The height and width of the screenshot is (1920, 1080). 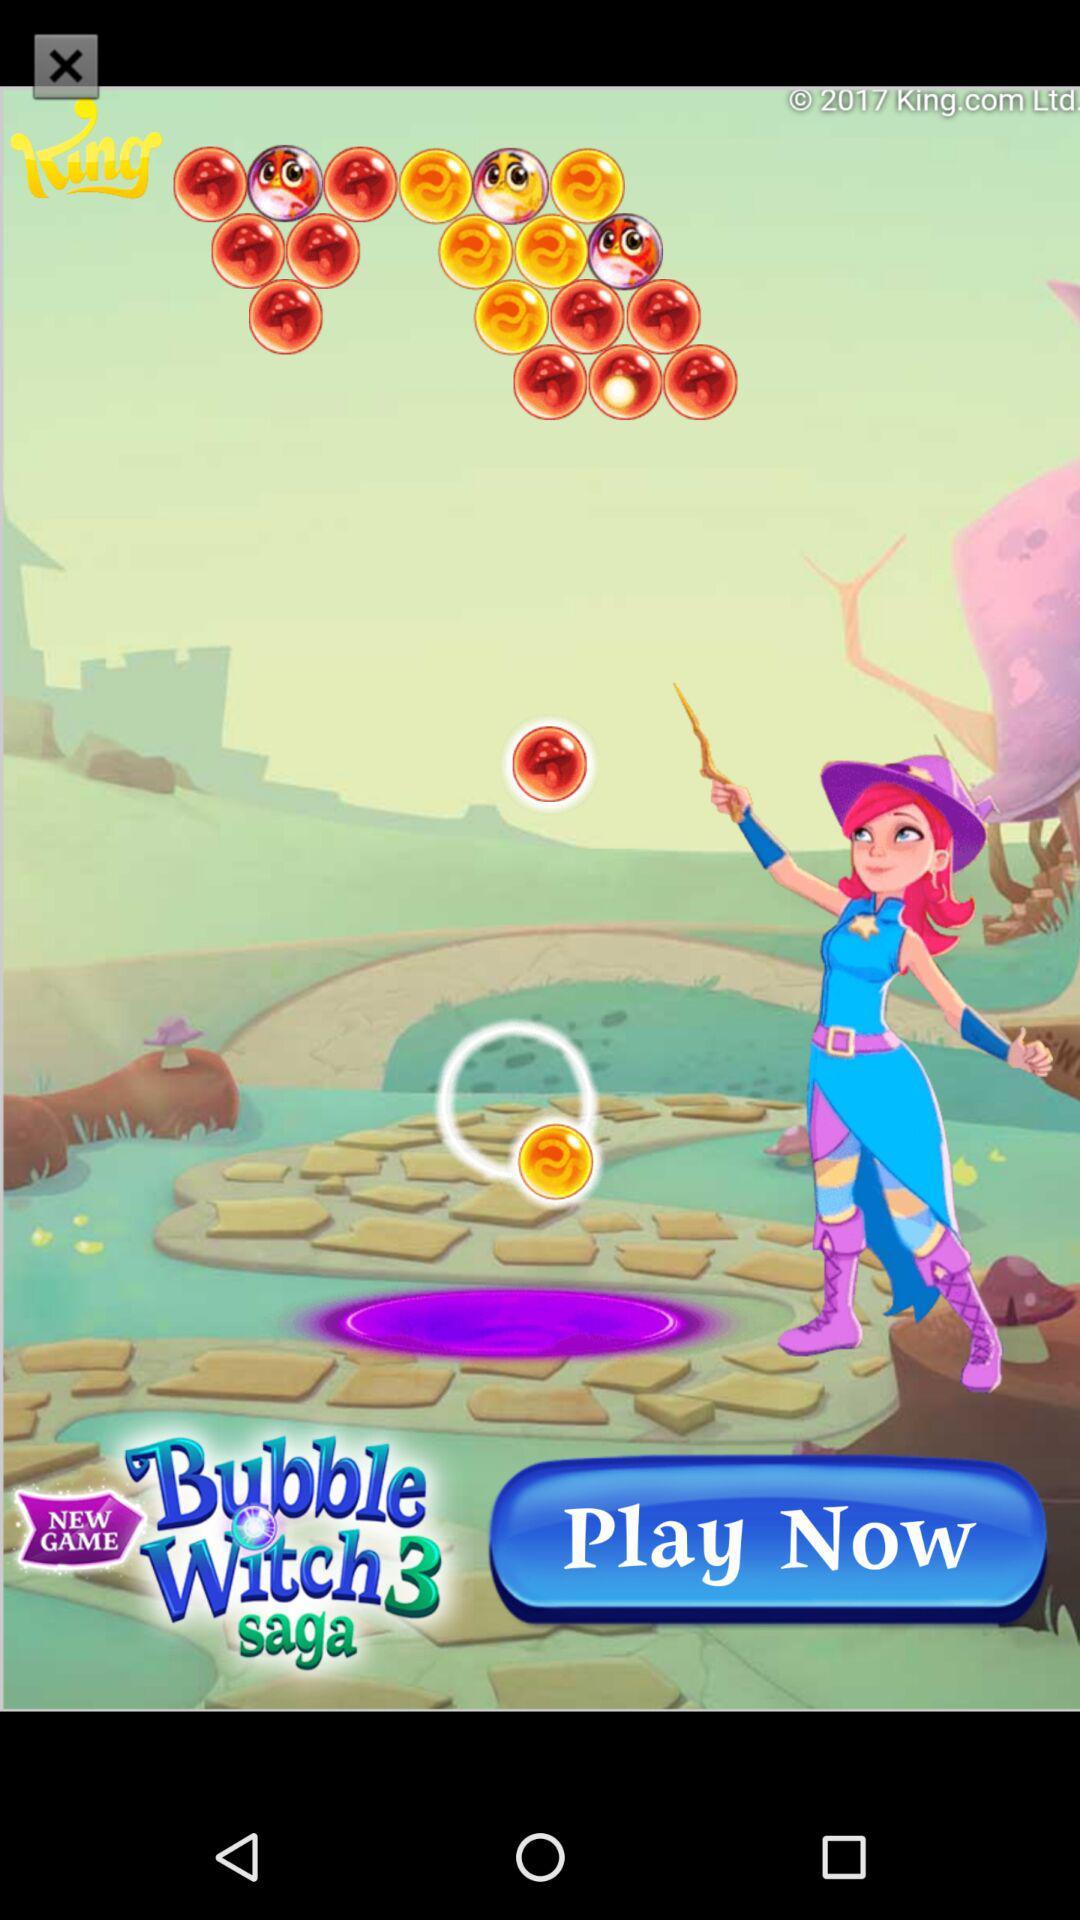 What do you see at coordinates (64, 70) in the screenshot?
I see `the close icon` at bounding box center [64, 70].